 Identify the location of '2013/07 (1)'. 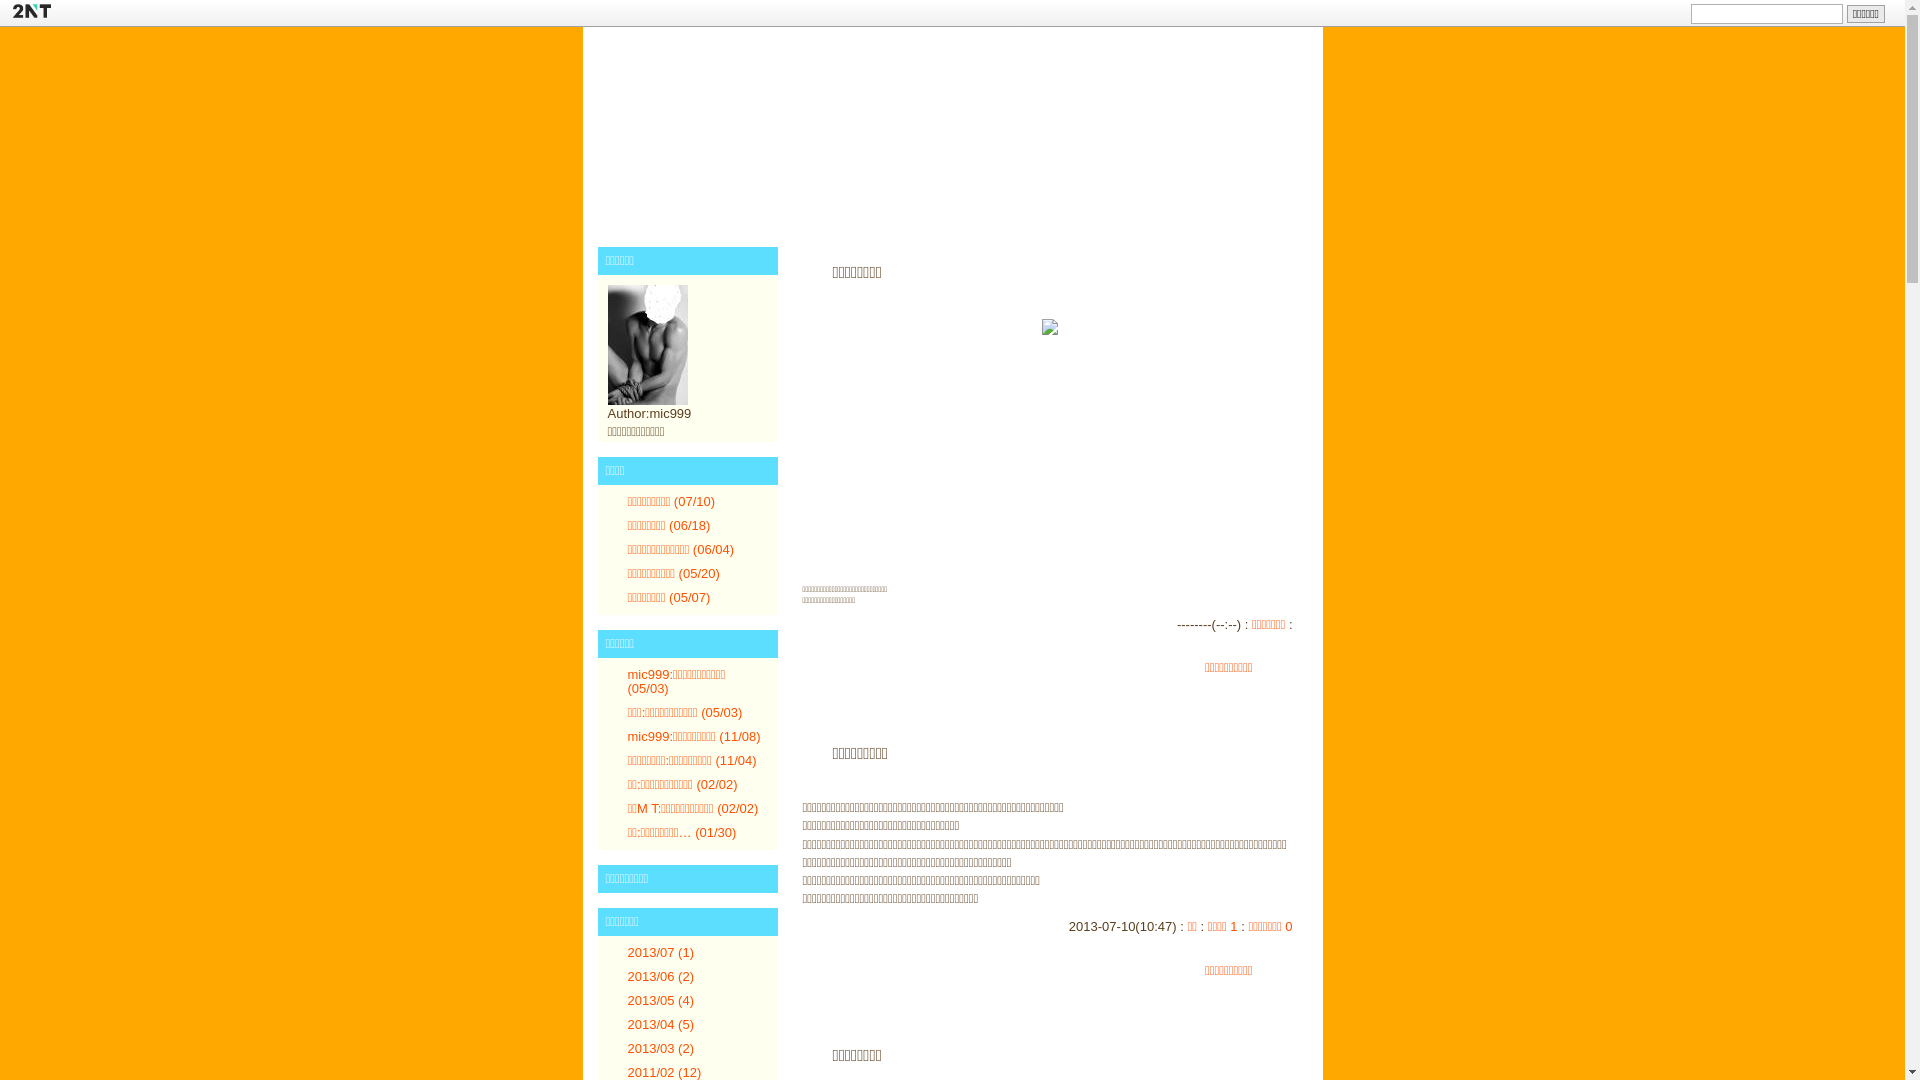
(661, 951).